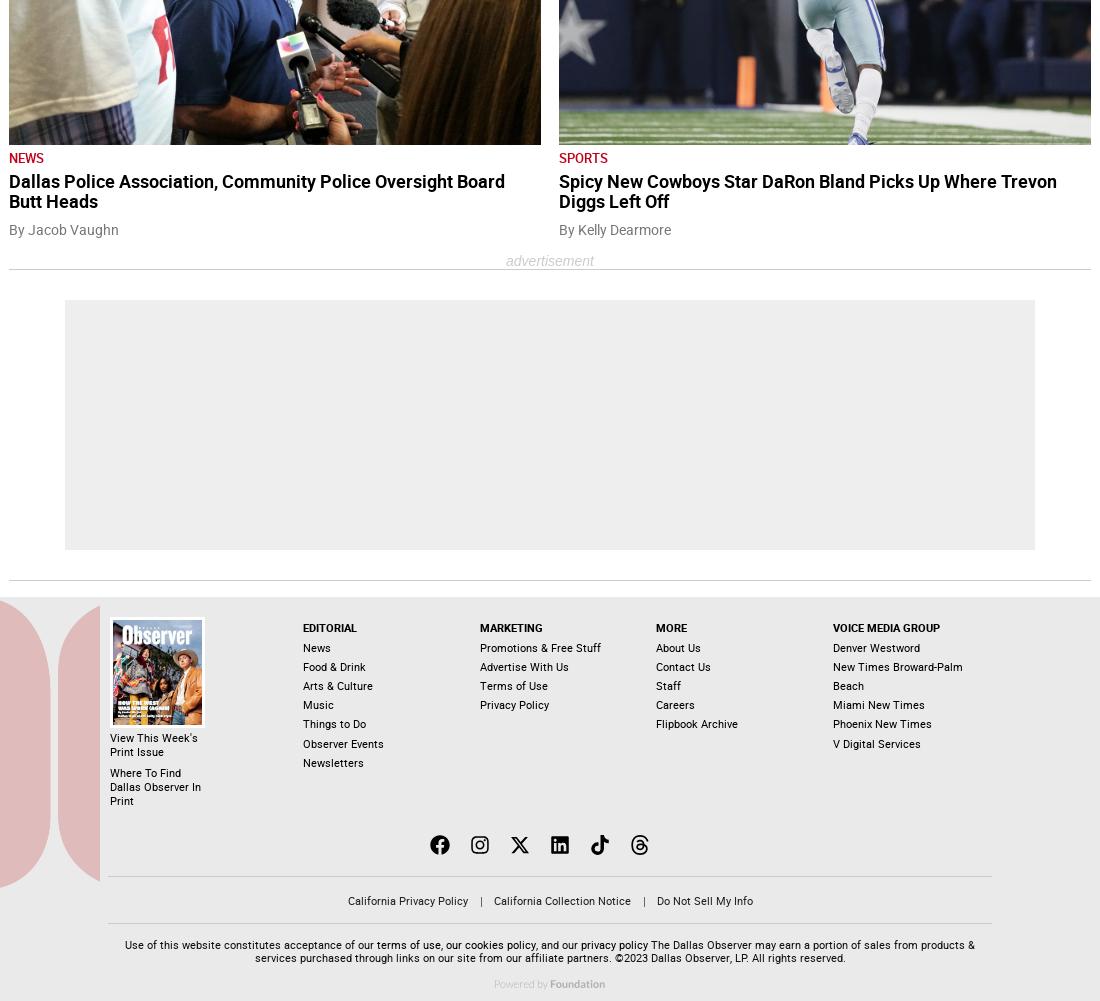  What do you see at coordinates (300, 683) in the screenshot?
I see `'Arts & Culture'` at bounding box center [300, 683].